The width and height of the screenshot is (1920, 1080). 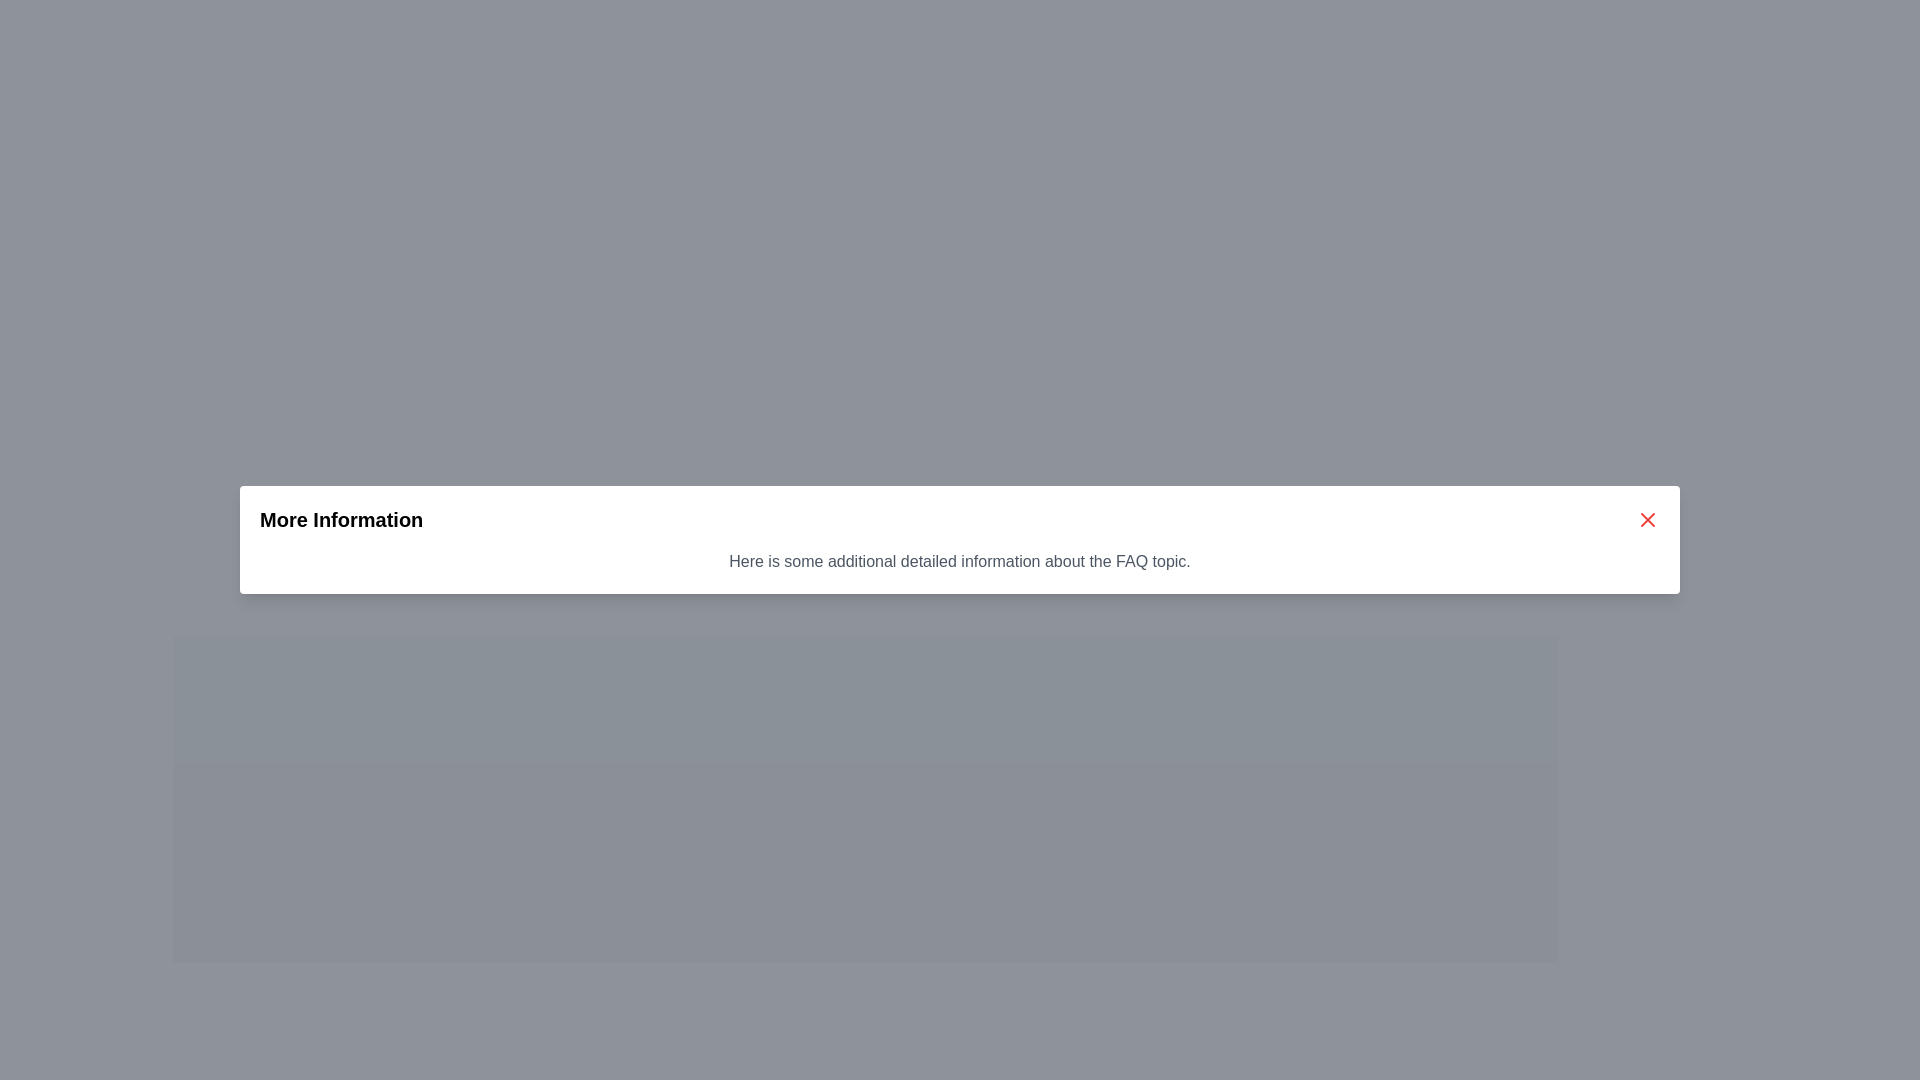 I want to click on the close button located at the top-right end of the informational box, so click(x=1647, y=519).